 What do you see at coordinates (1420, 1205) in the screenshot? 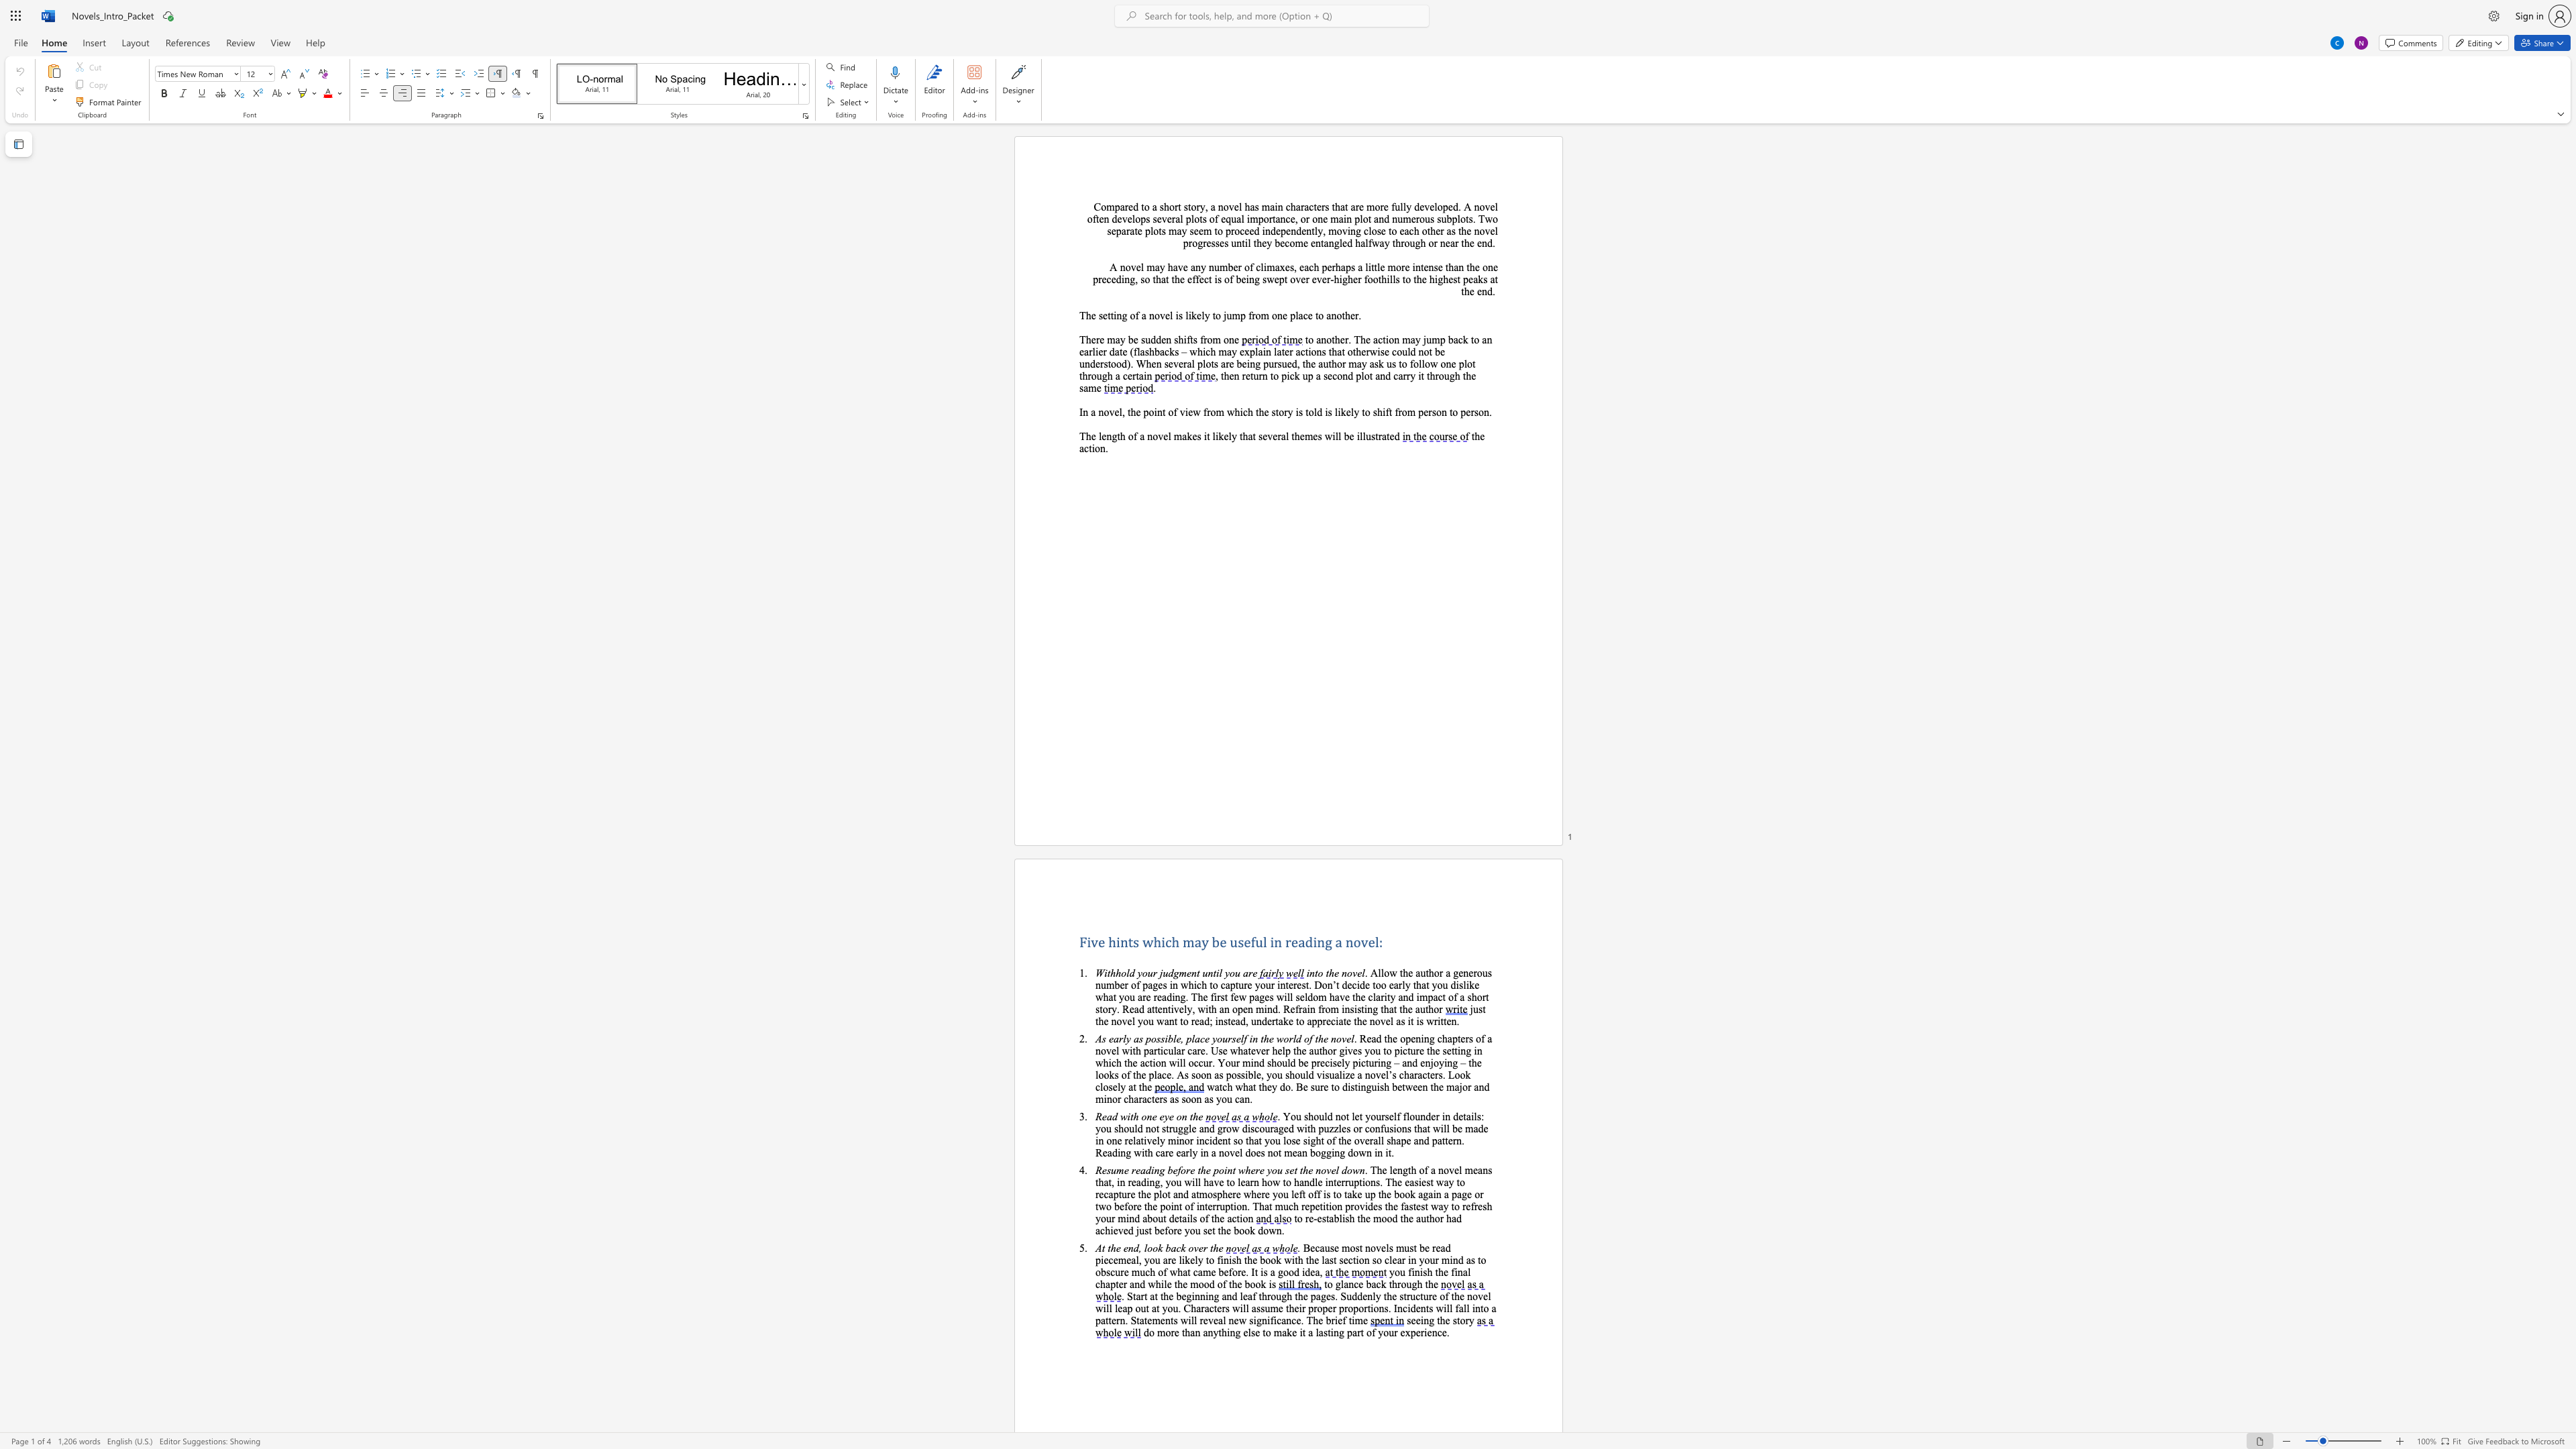
I see `the subset text "st way to refresh your mind ab" within the text "the fastest way to refresh your mind about details of the action"` at bounding box center [1420, 1205].